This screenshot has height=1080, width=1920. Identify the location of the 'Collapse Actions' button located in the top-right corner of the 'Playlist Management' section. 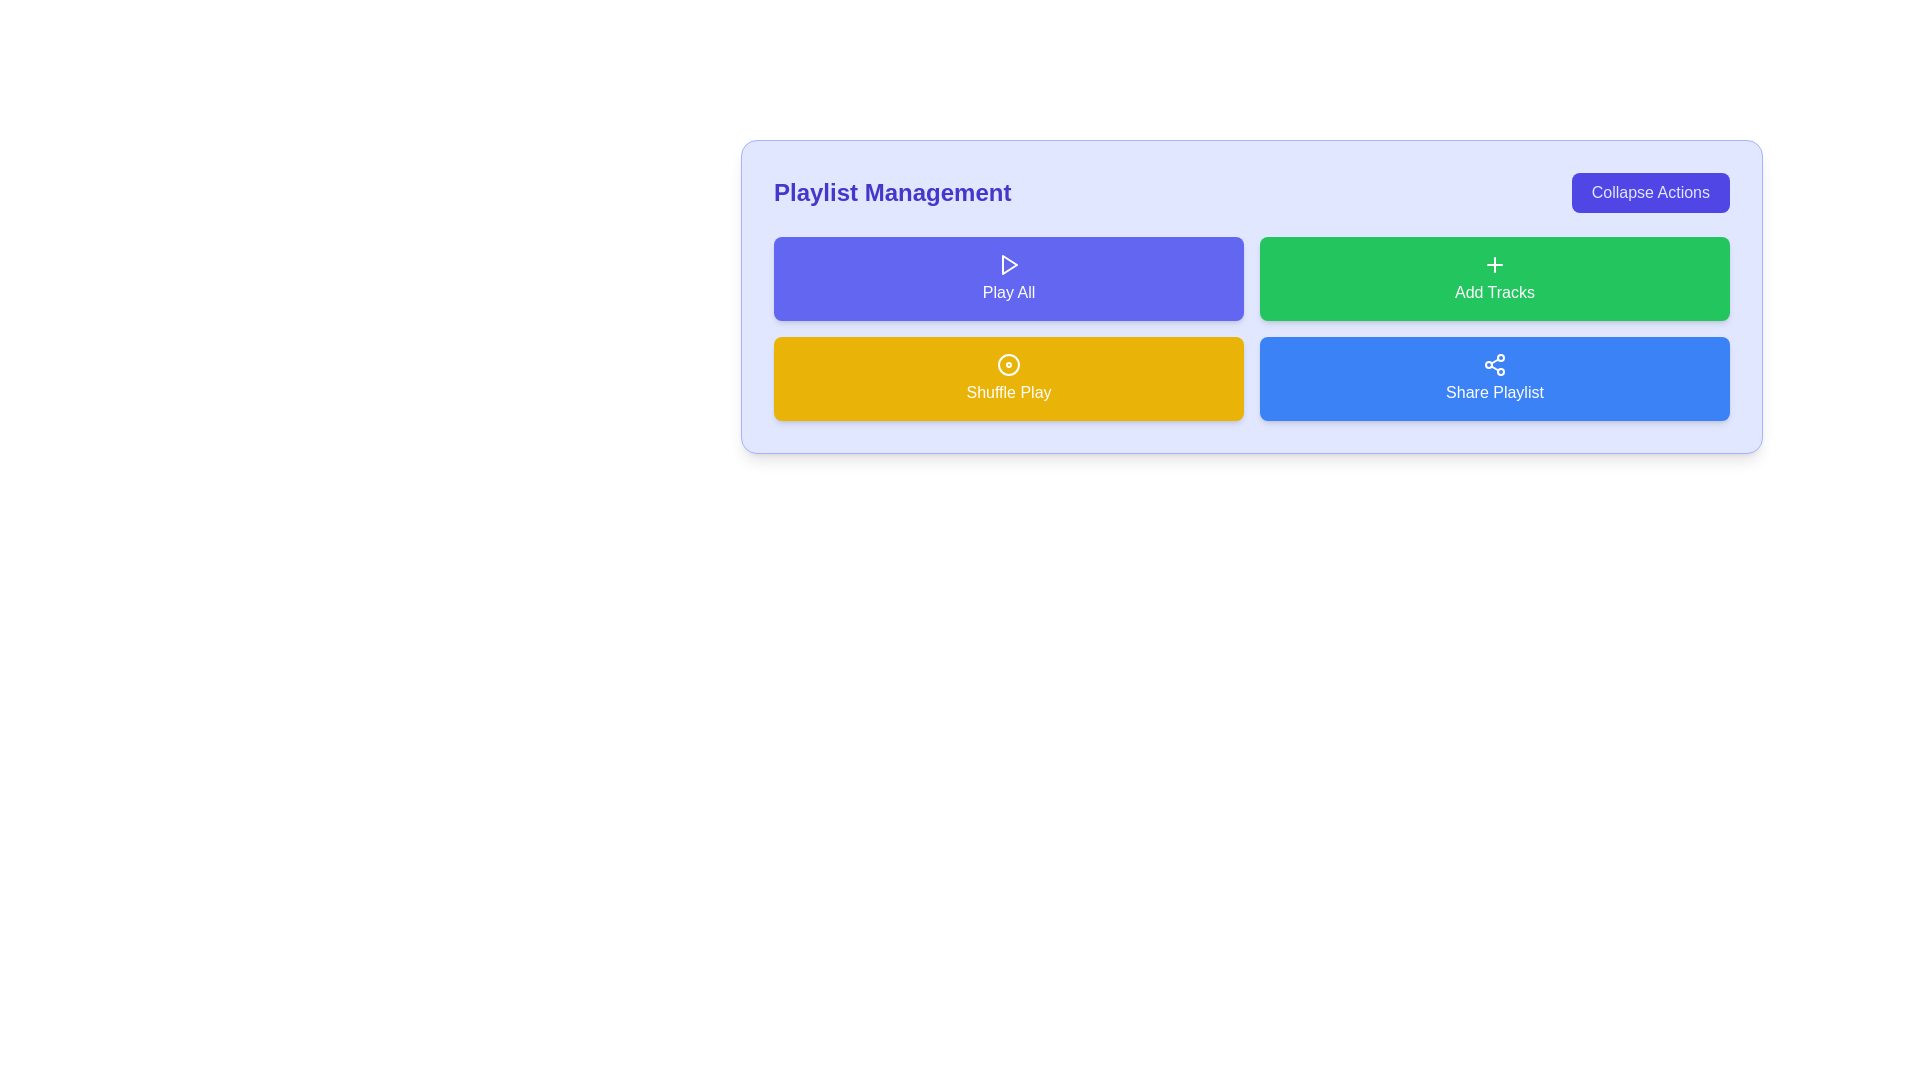
(1650, 192).